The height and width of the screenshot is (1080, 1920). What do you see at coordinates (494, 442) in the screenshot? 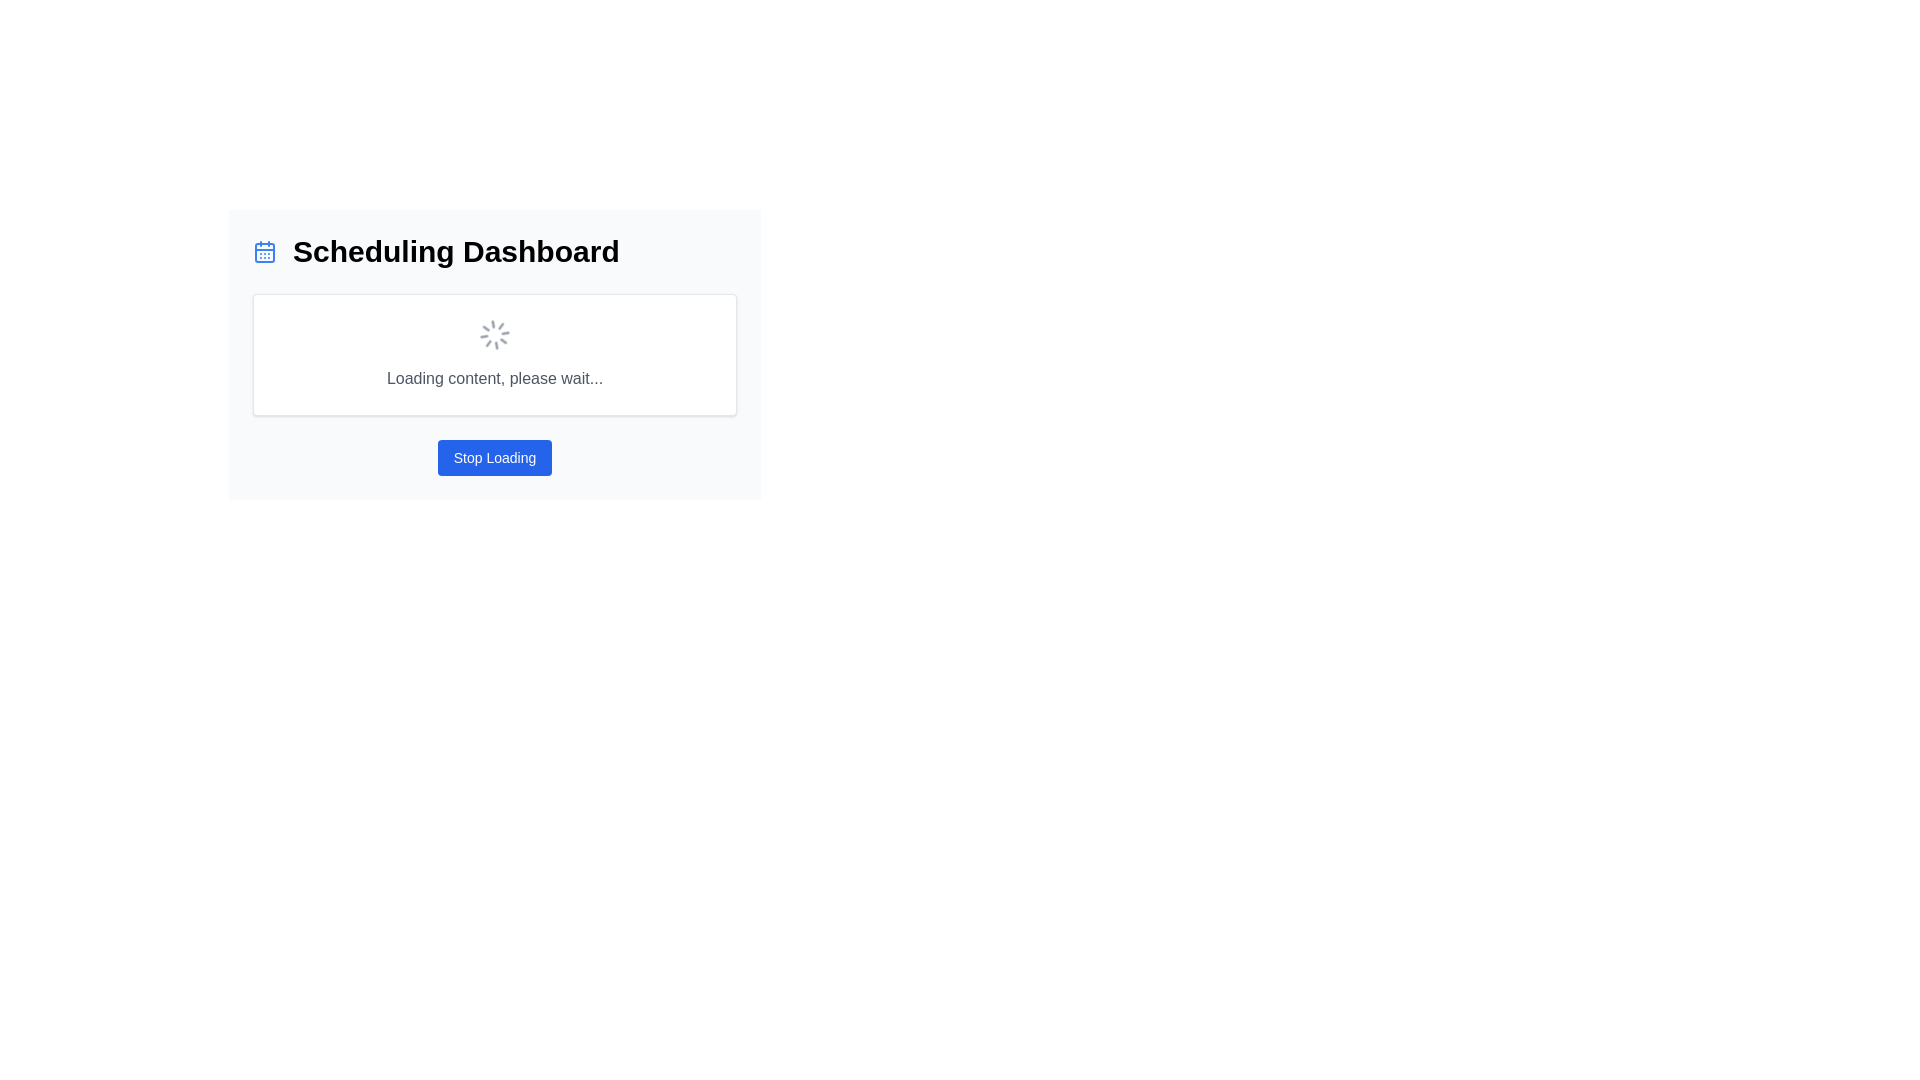
I see `informational text displayed in the modal popup with the title 'Scheduling Dashboard', which shows the spinner animation and the message 'Loading content, please wait...'` at bounding box center [494, 442].